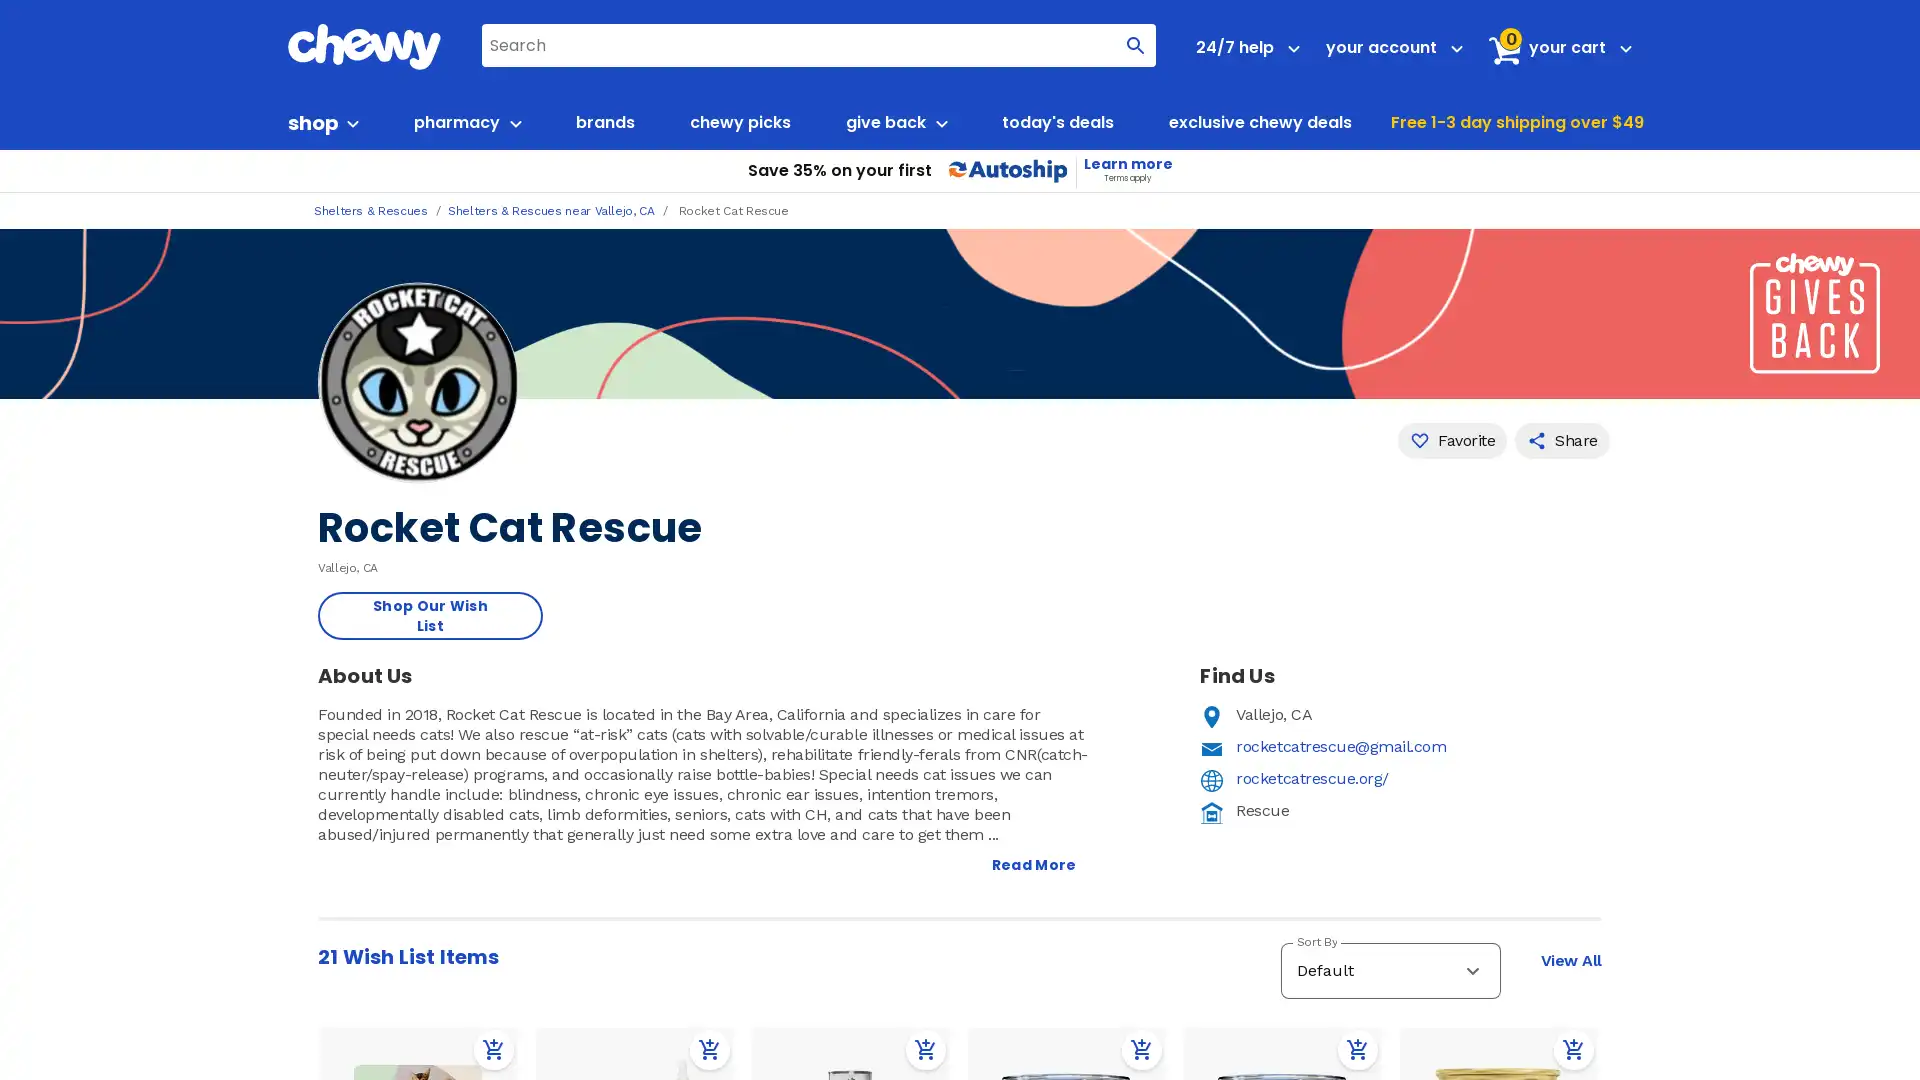 The height and width of the screenshot is (1080, 1920). What do you see at coordinates (1033, 863) in the screenshot?
I see `Read More` at bounding box center [1033, 863].